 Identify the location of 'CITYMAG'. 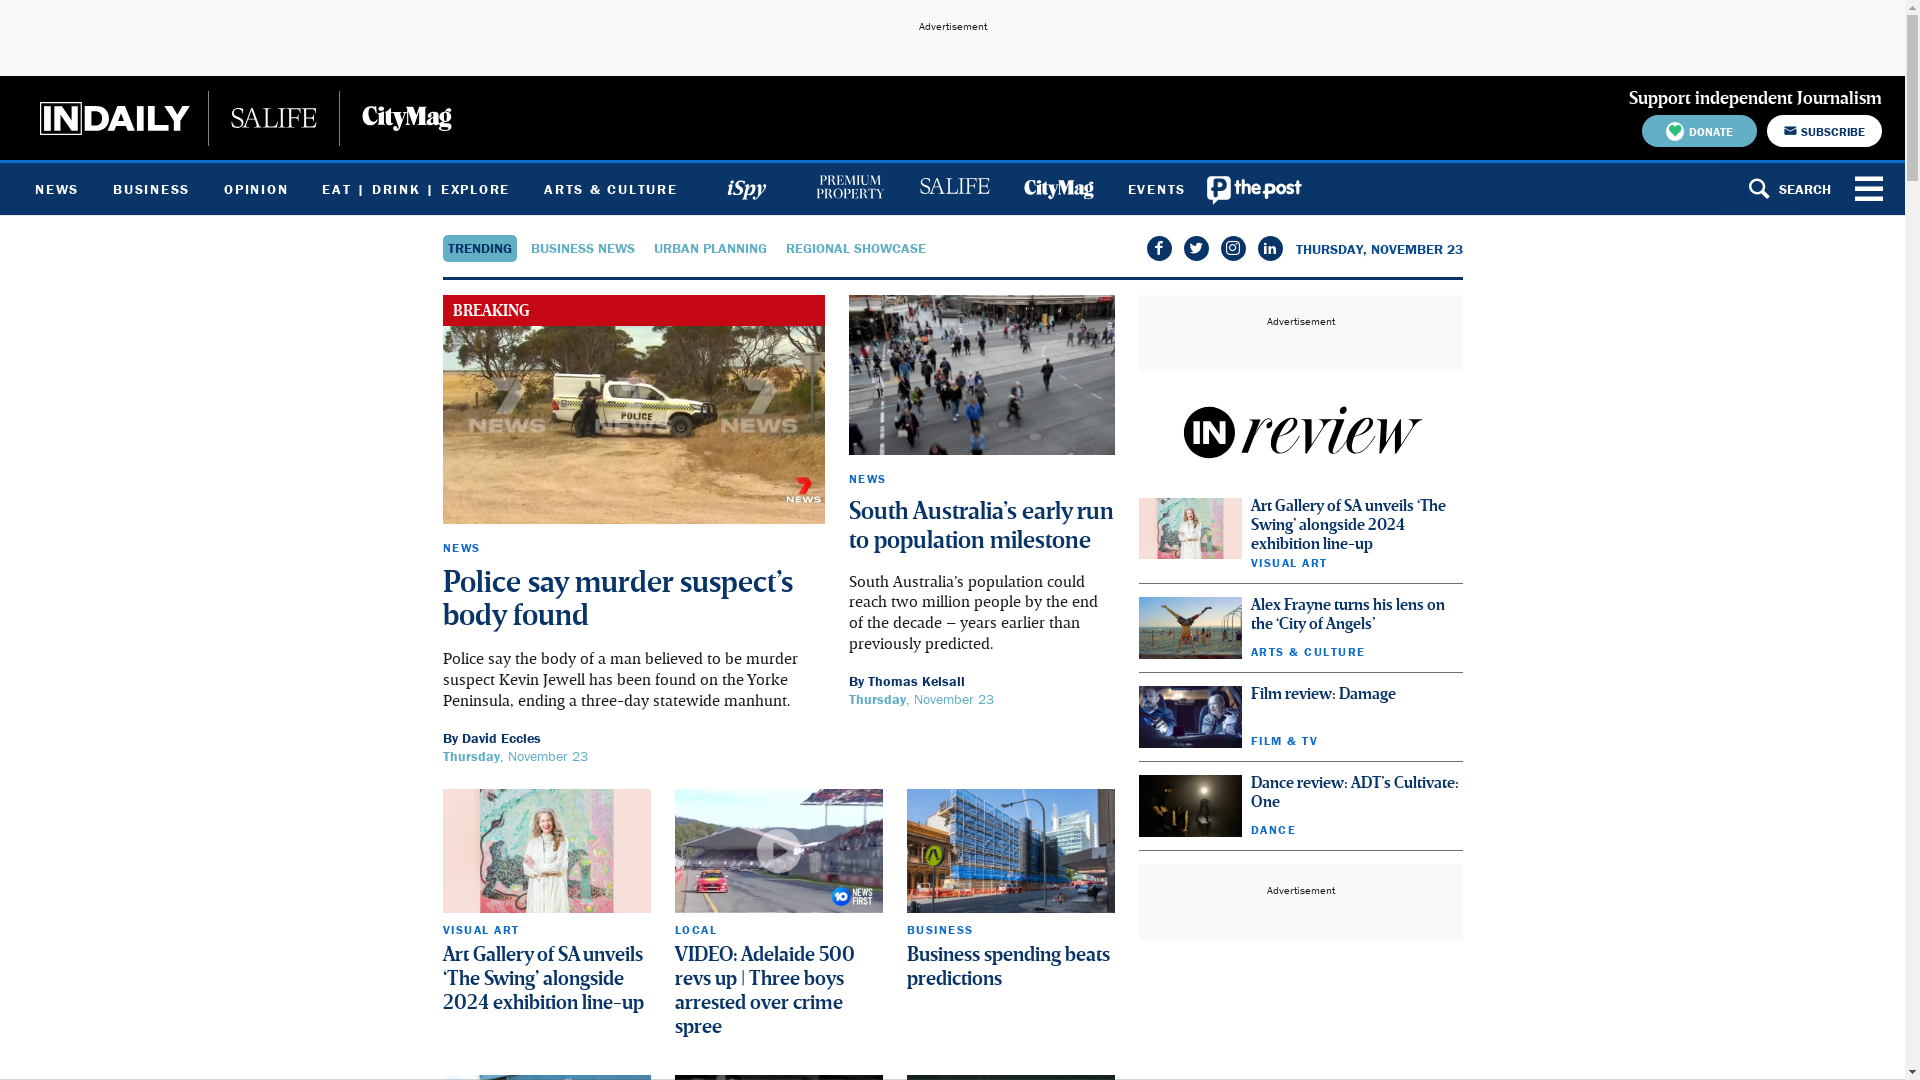
(1056, 189).